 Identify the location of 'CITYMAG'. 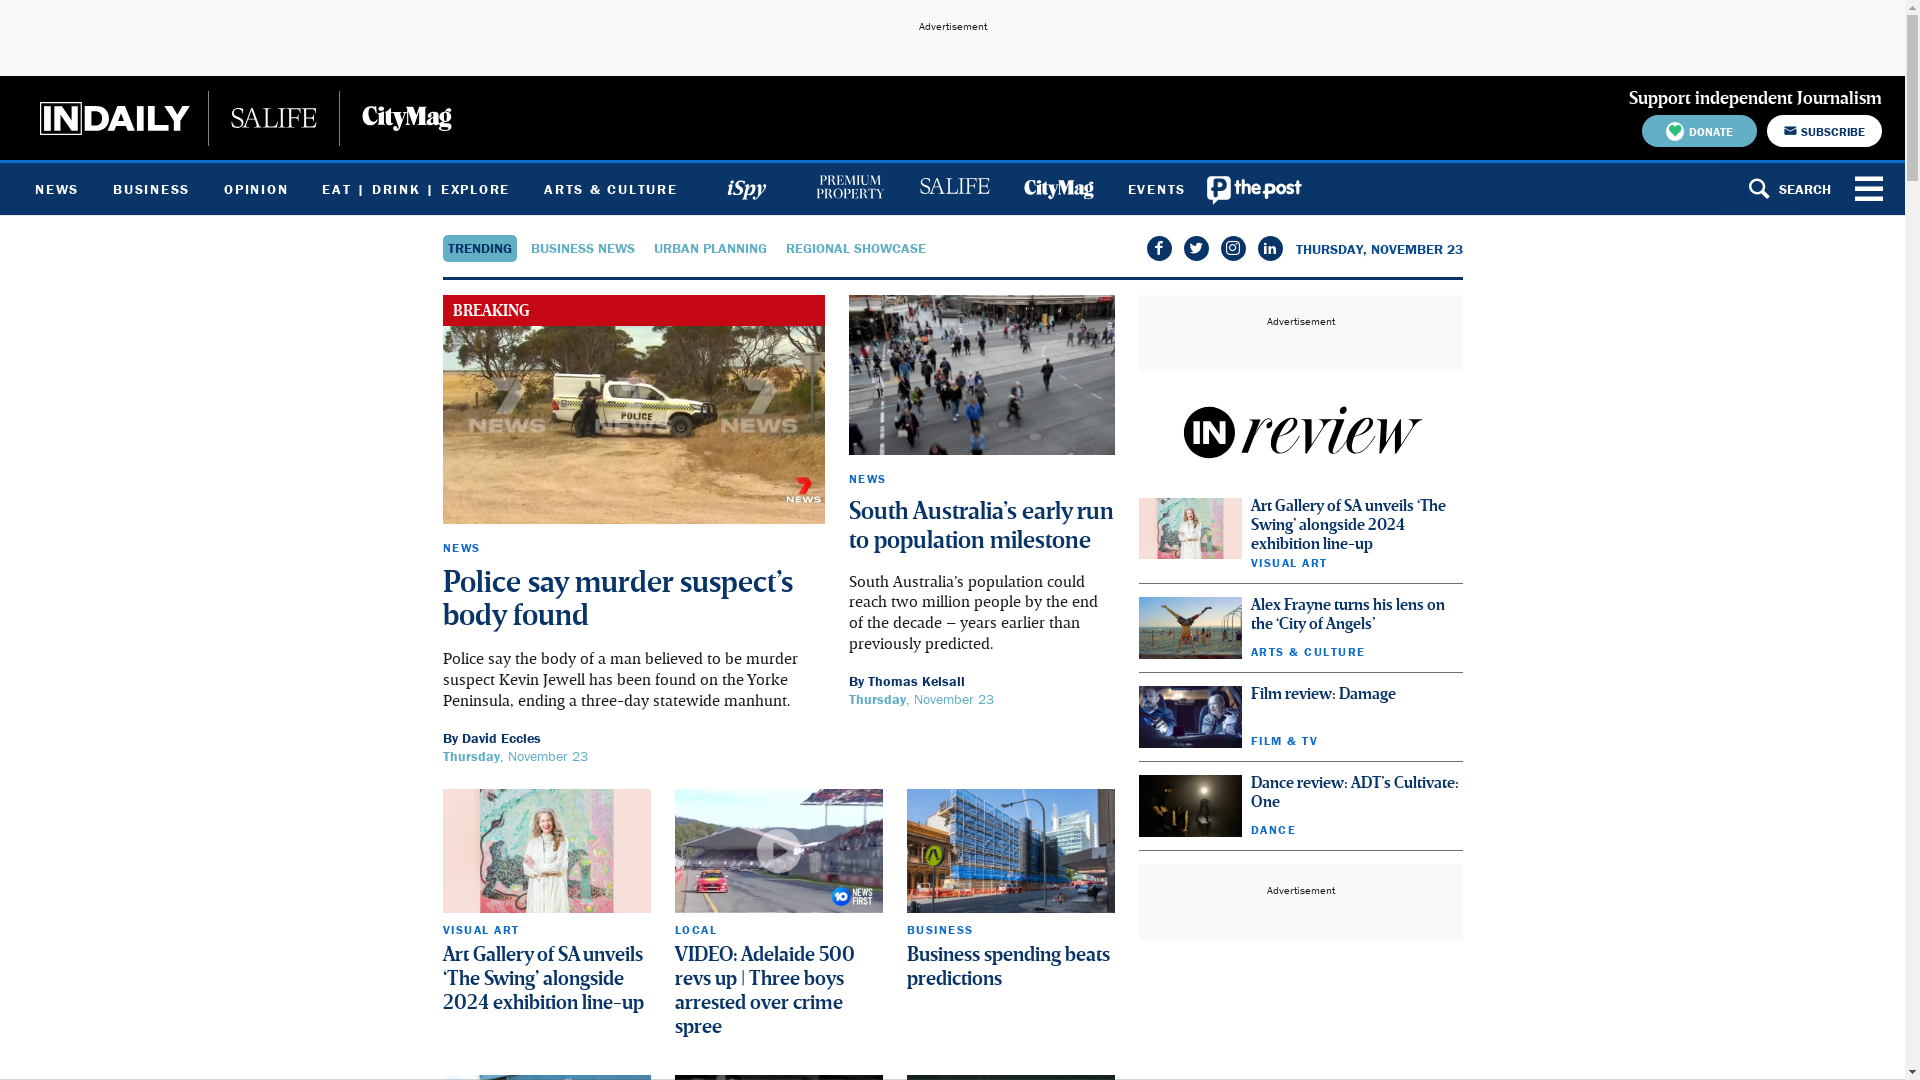
(1056, 189).